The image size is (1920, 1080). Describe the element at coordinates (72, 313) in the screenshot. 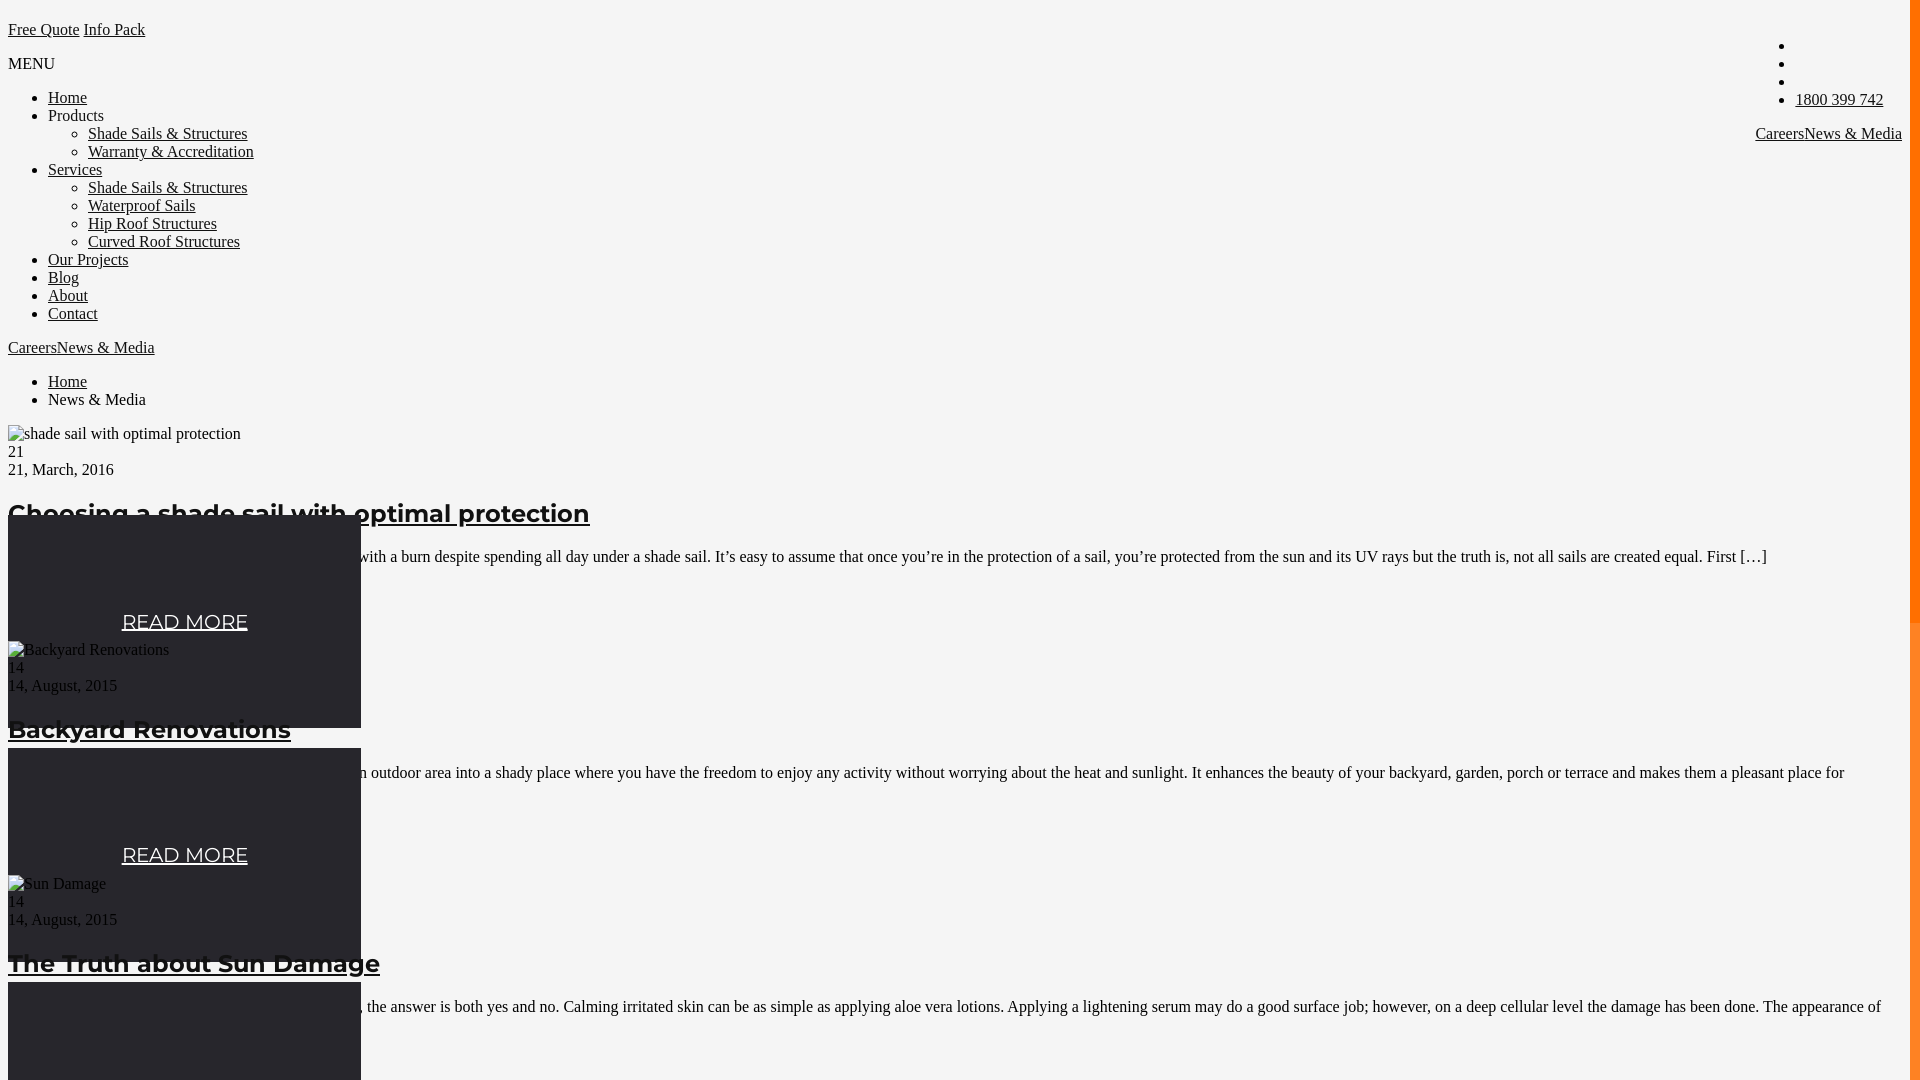

I see `'Contact'` at that location.